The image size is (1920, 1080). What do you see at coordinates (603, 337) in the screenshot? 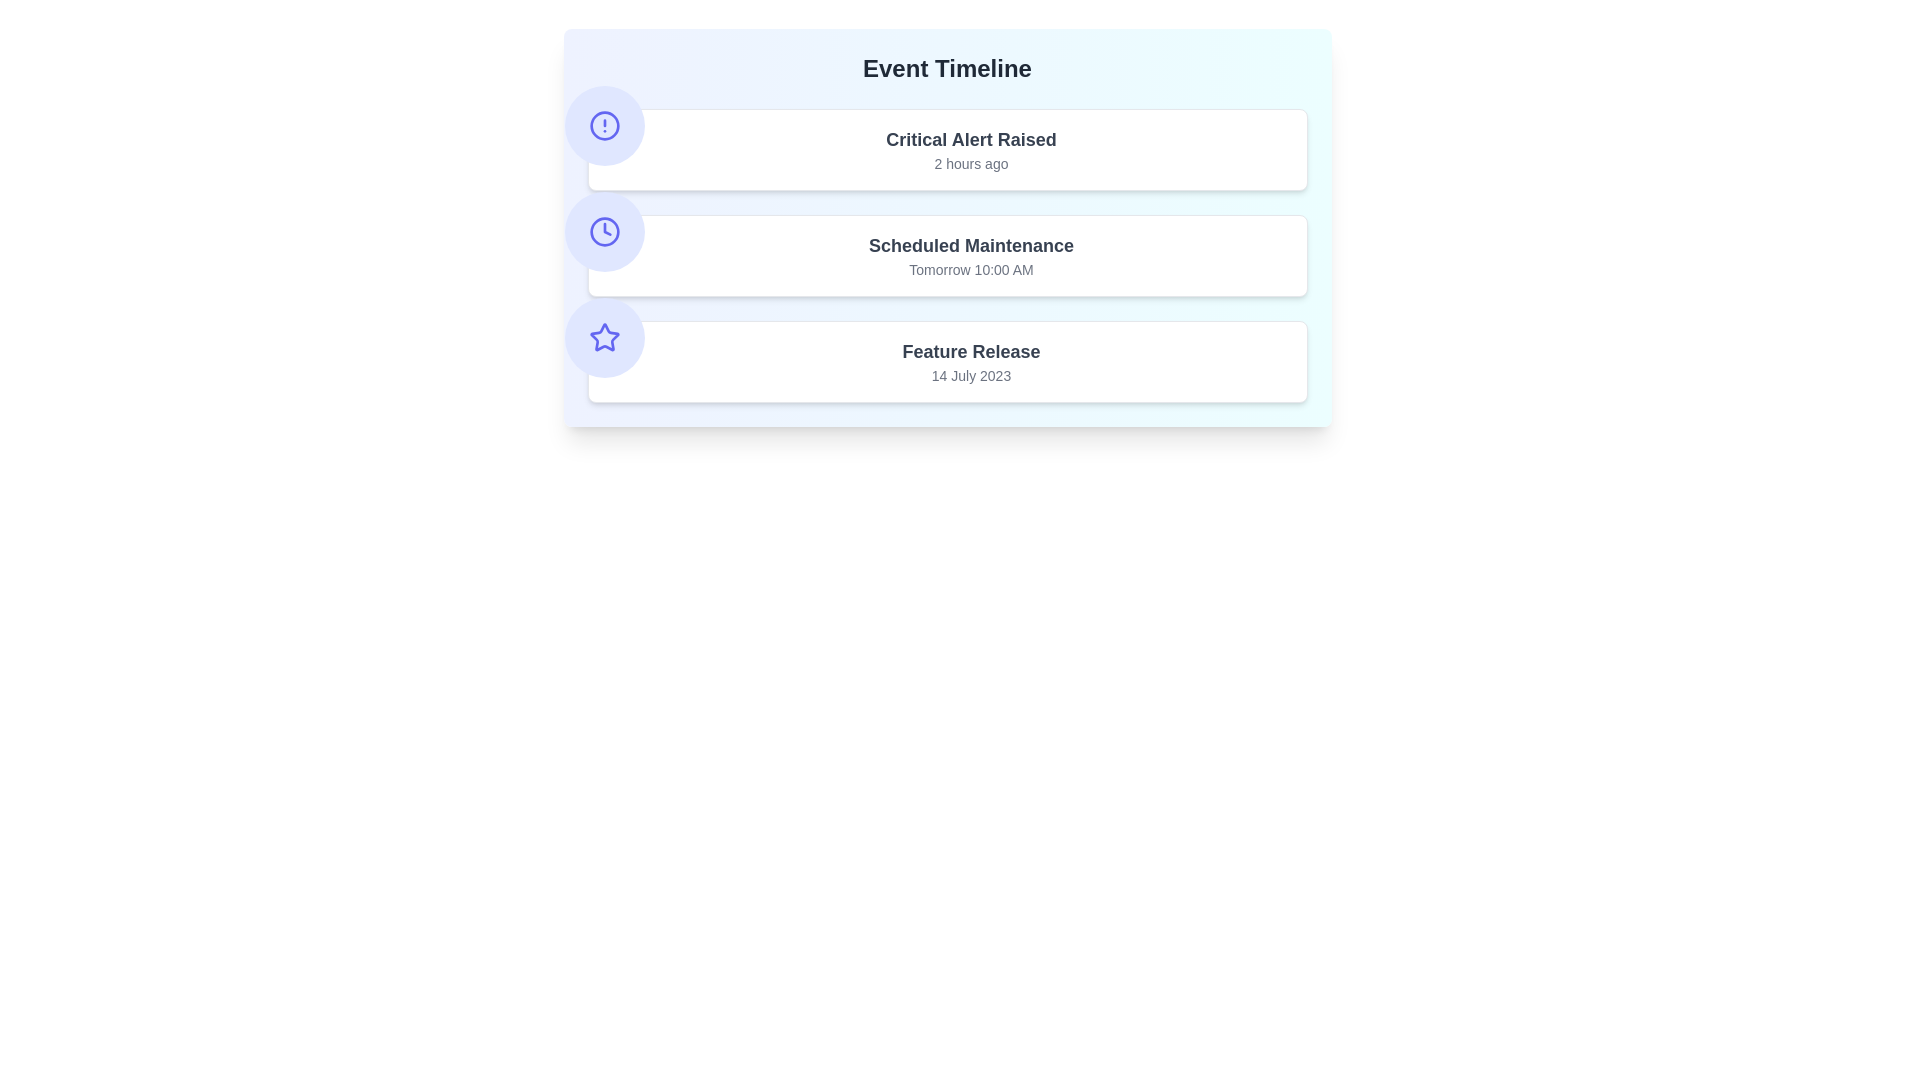
I see `the icon representing the event type Feature Release` at bounding box center [603, 337].